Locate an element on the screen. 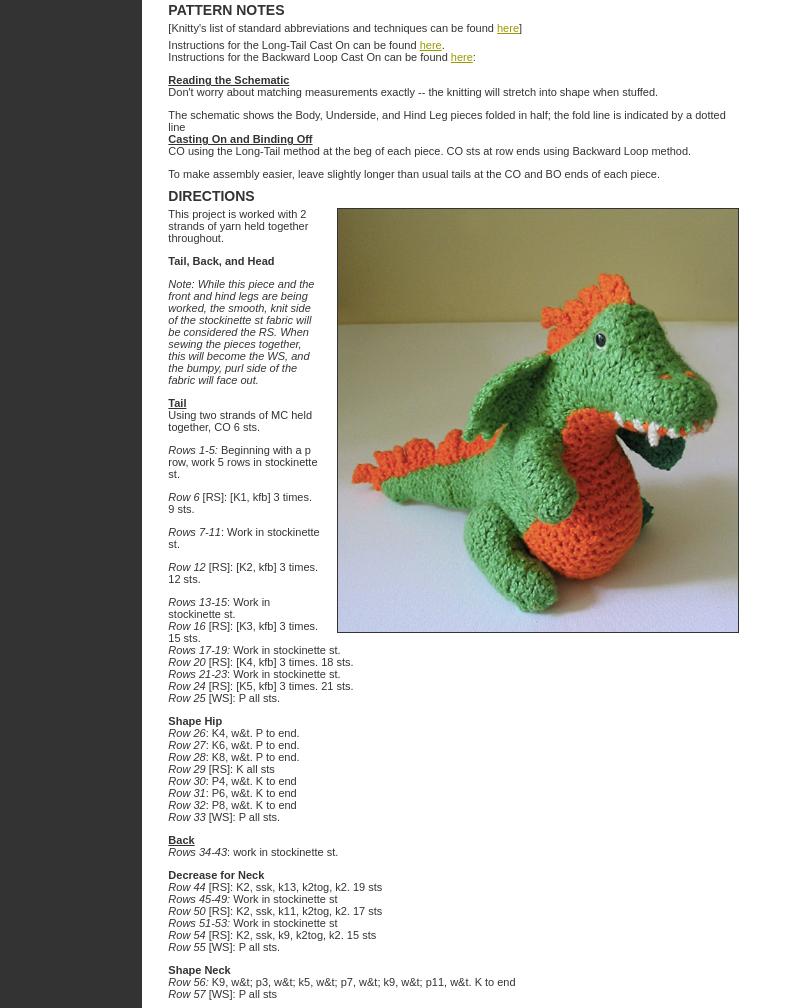 The image size is (800, 1008). 'Decrease for Neck' is located at coordinates (216, 875).